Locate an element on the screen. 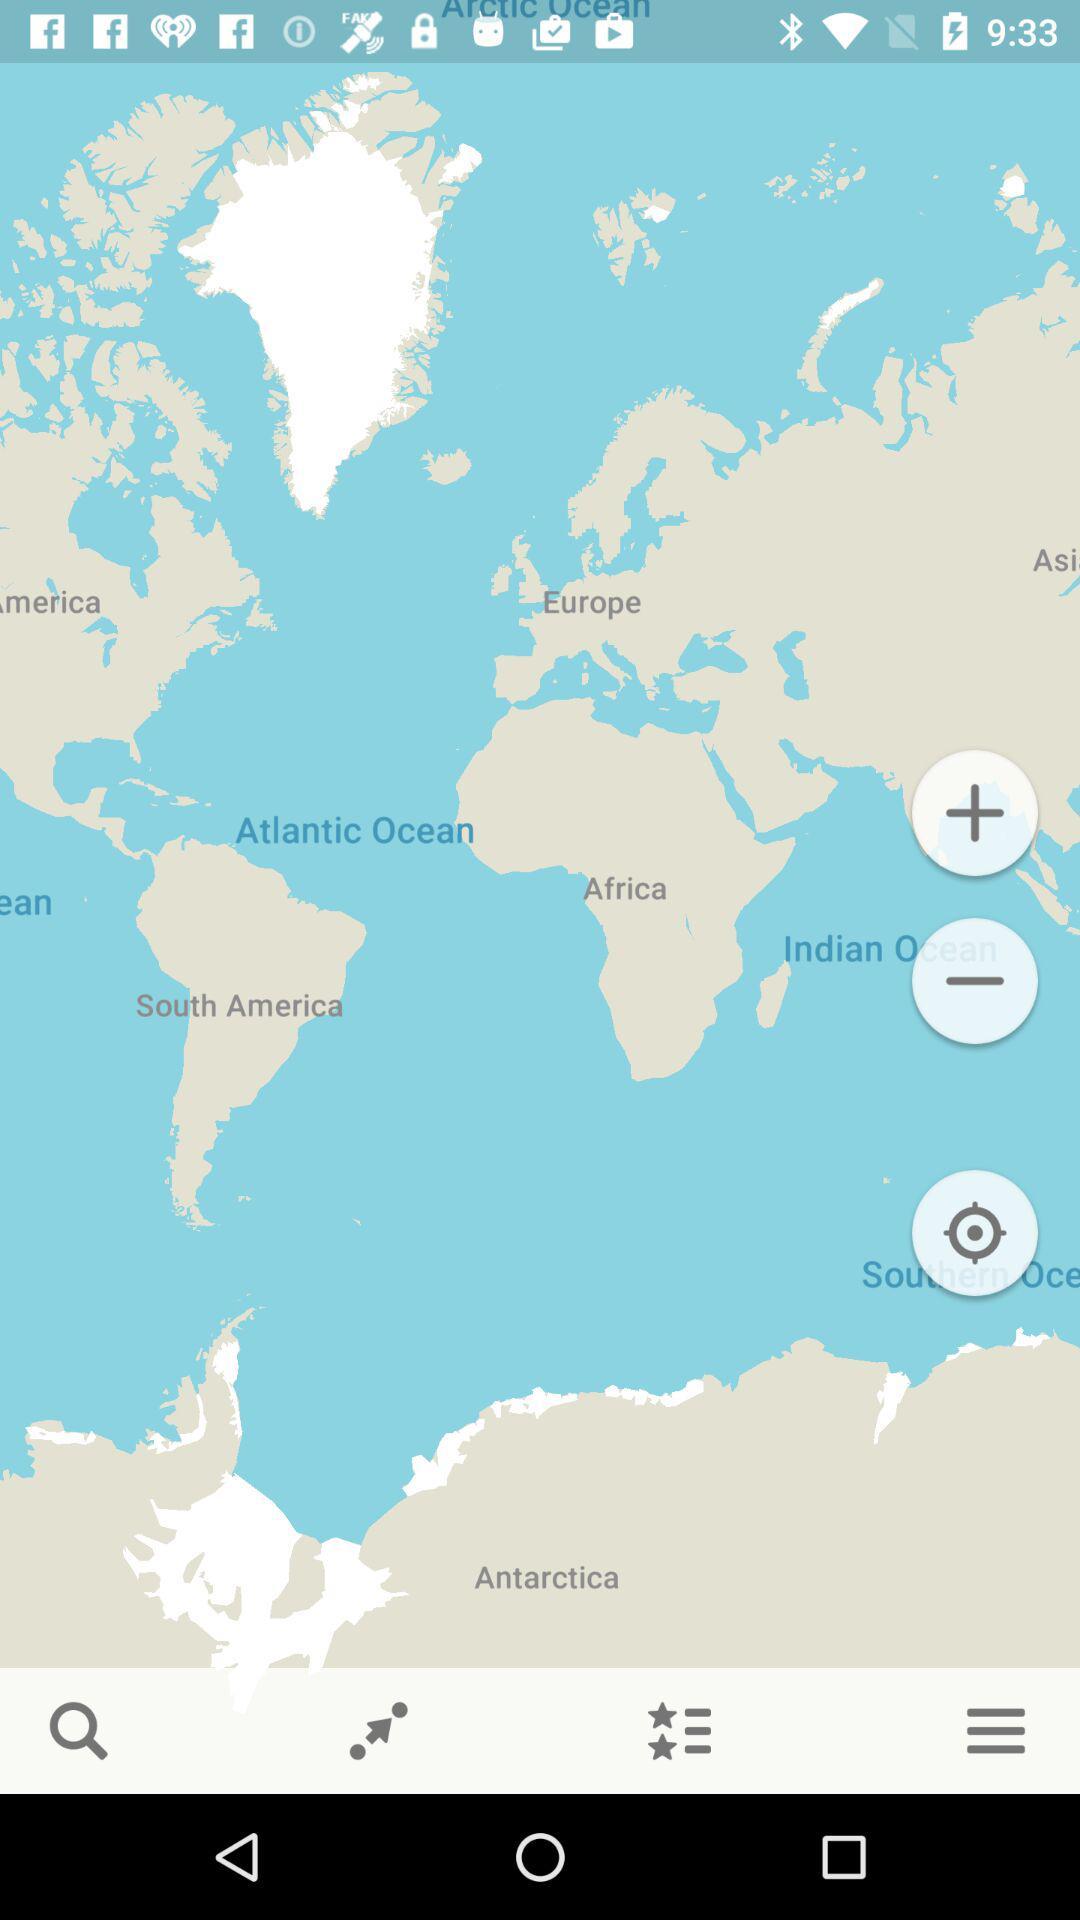 This screenshot has height=1920, width=1080. zoom out is located at coordinates (974, 980).